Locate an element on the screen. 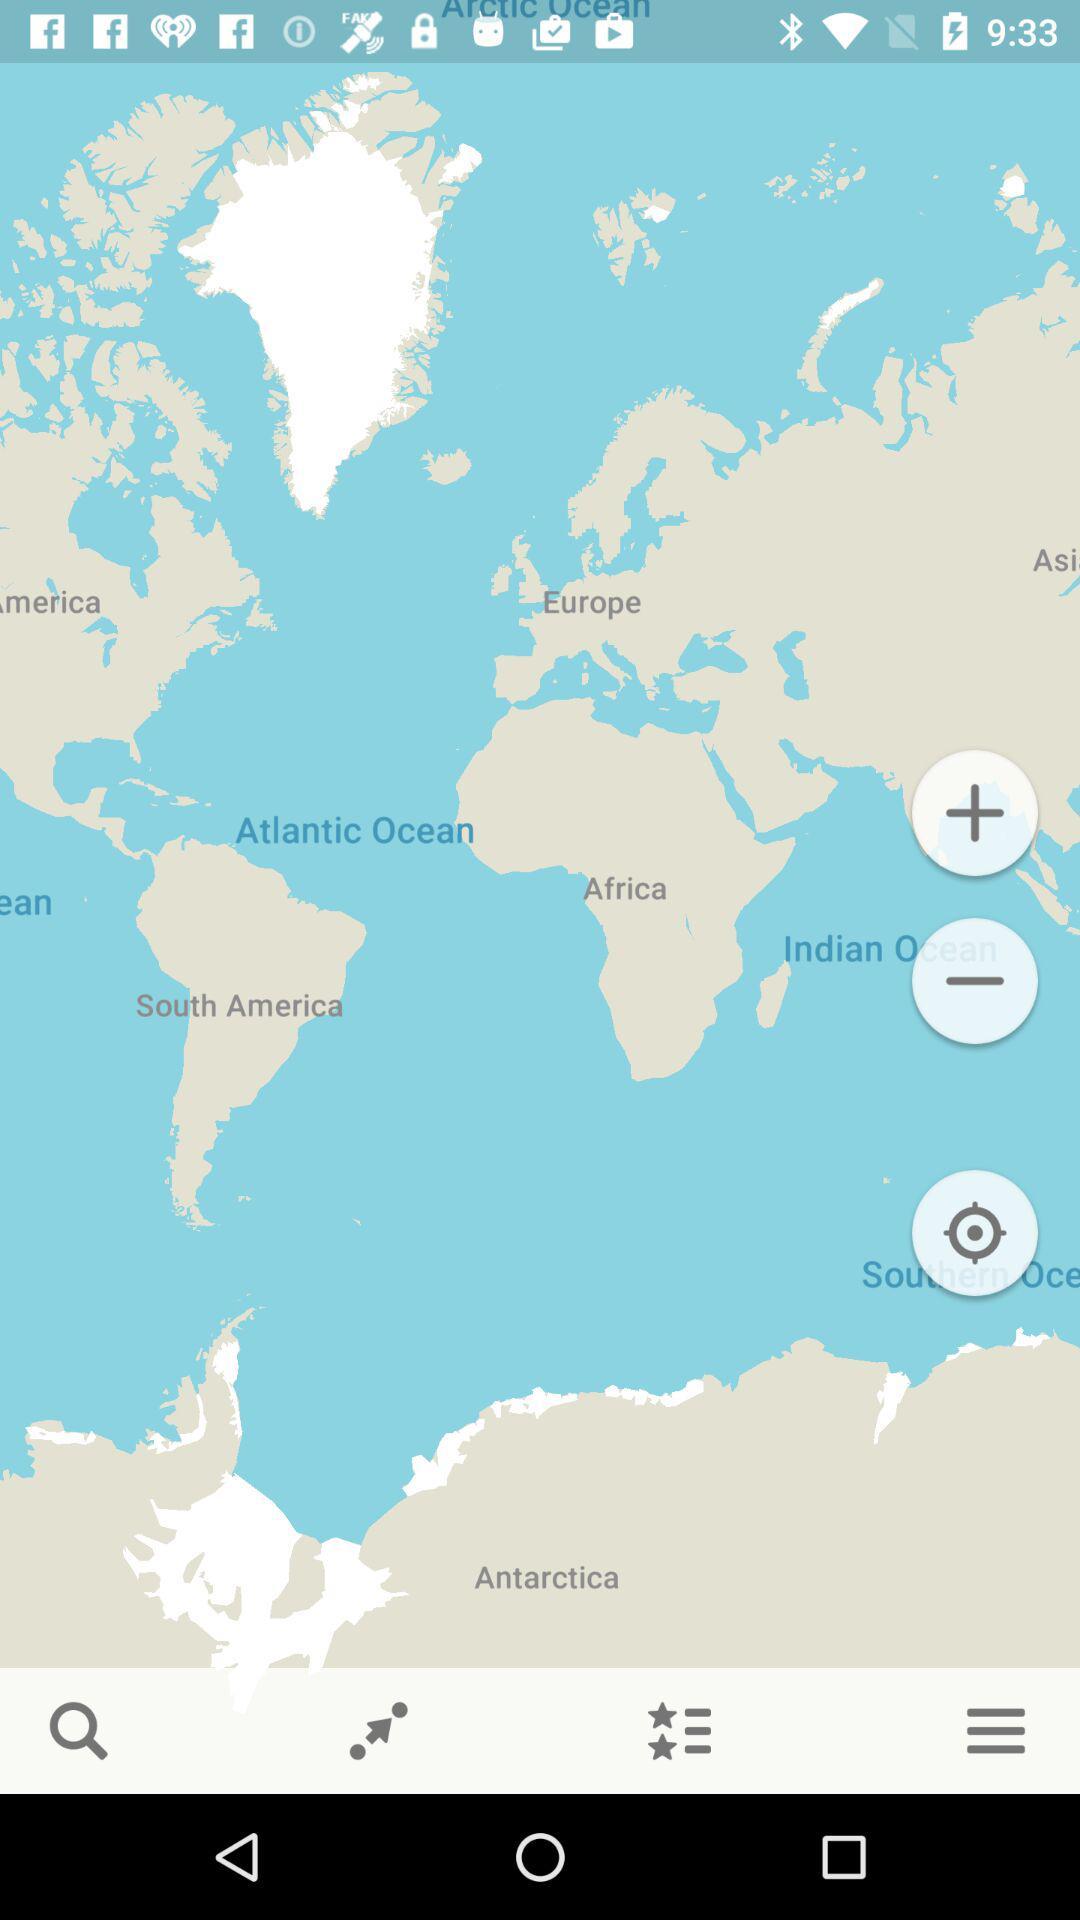 This screenshot has height=1920, width=1080. zoom out is located at coordinates (974, 980).